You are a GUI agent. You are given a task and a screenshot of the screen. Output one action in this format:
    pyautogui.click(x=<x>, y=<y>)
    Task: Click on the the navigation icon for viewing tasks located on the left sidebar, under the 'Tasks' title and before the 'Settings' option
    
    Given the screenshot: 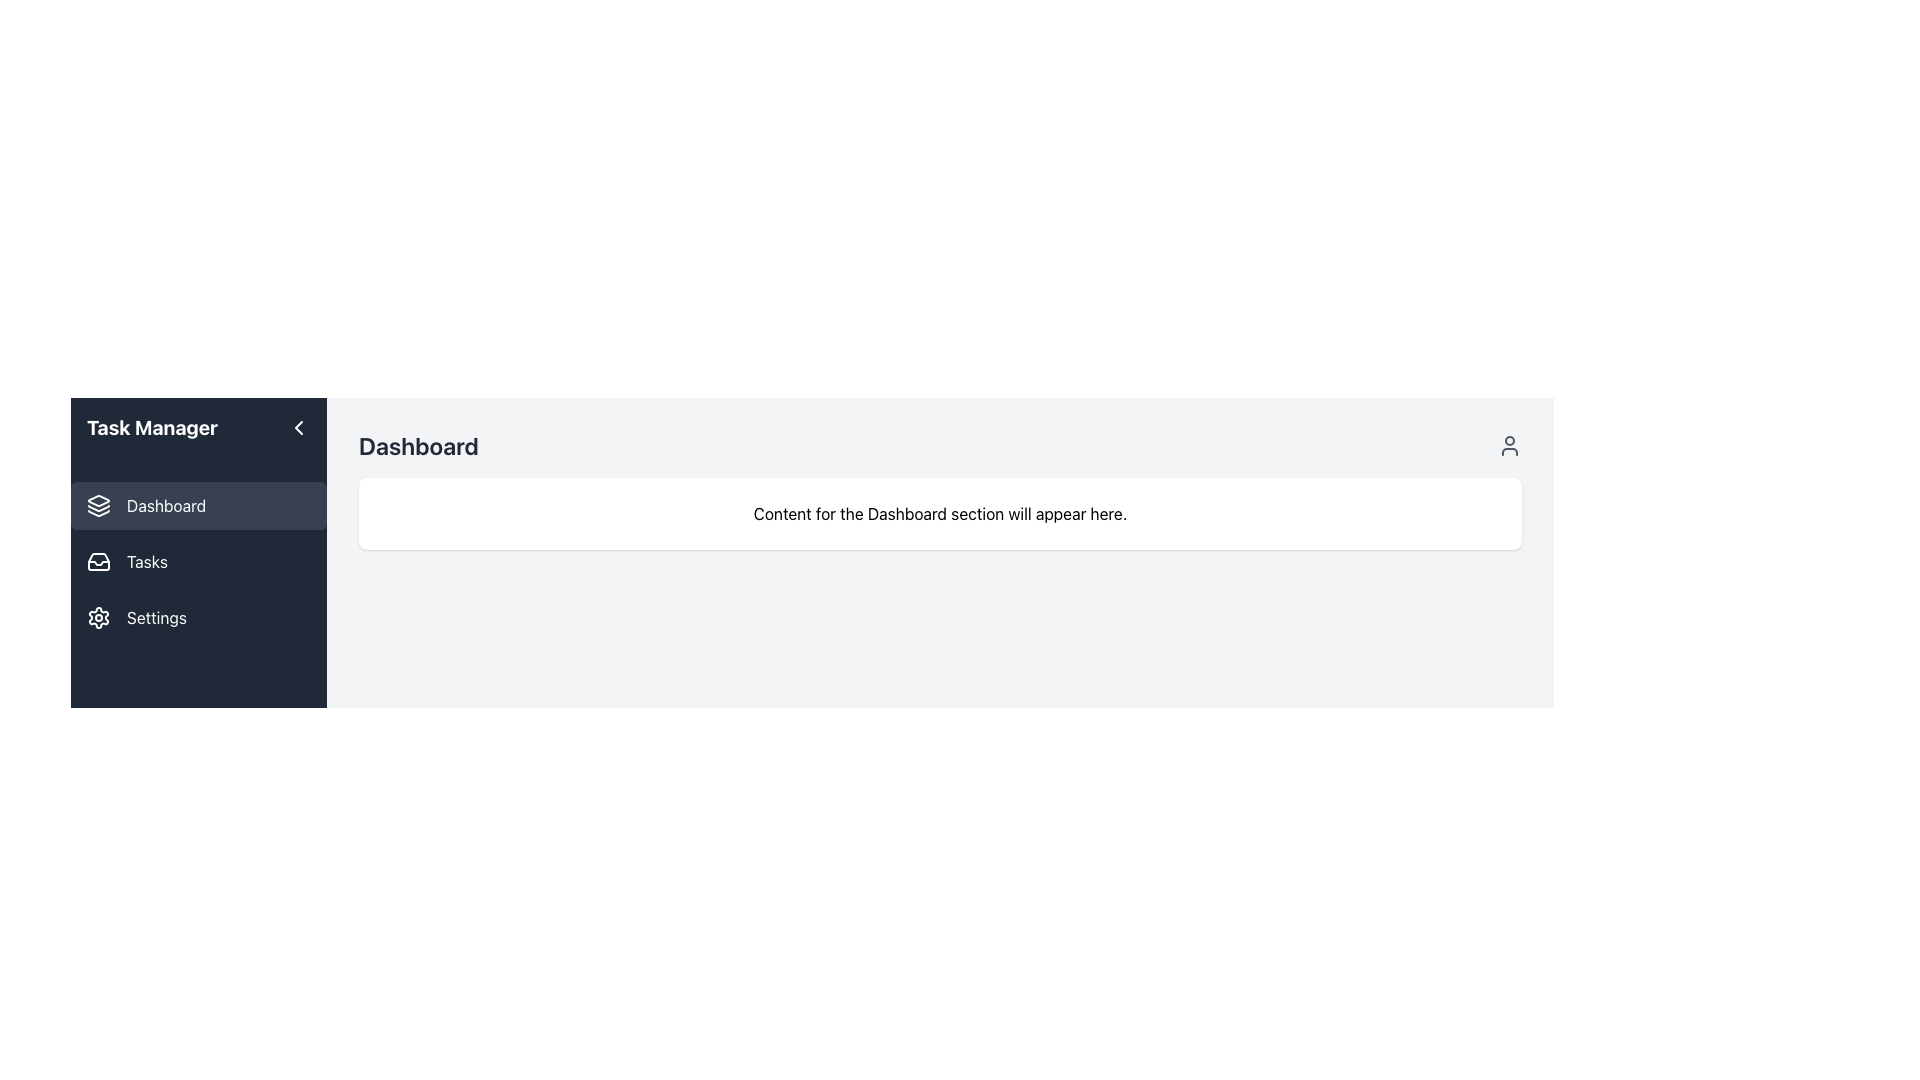 What is the action you would take?
    pyautogui.click(x=98, y=562)
    